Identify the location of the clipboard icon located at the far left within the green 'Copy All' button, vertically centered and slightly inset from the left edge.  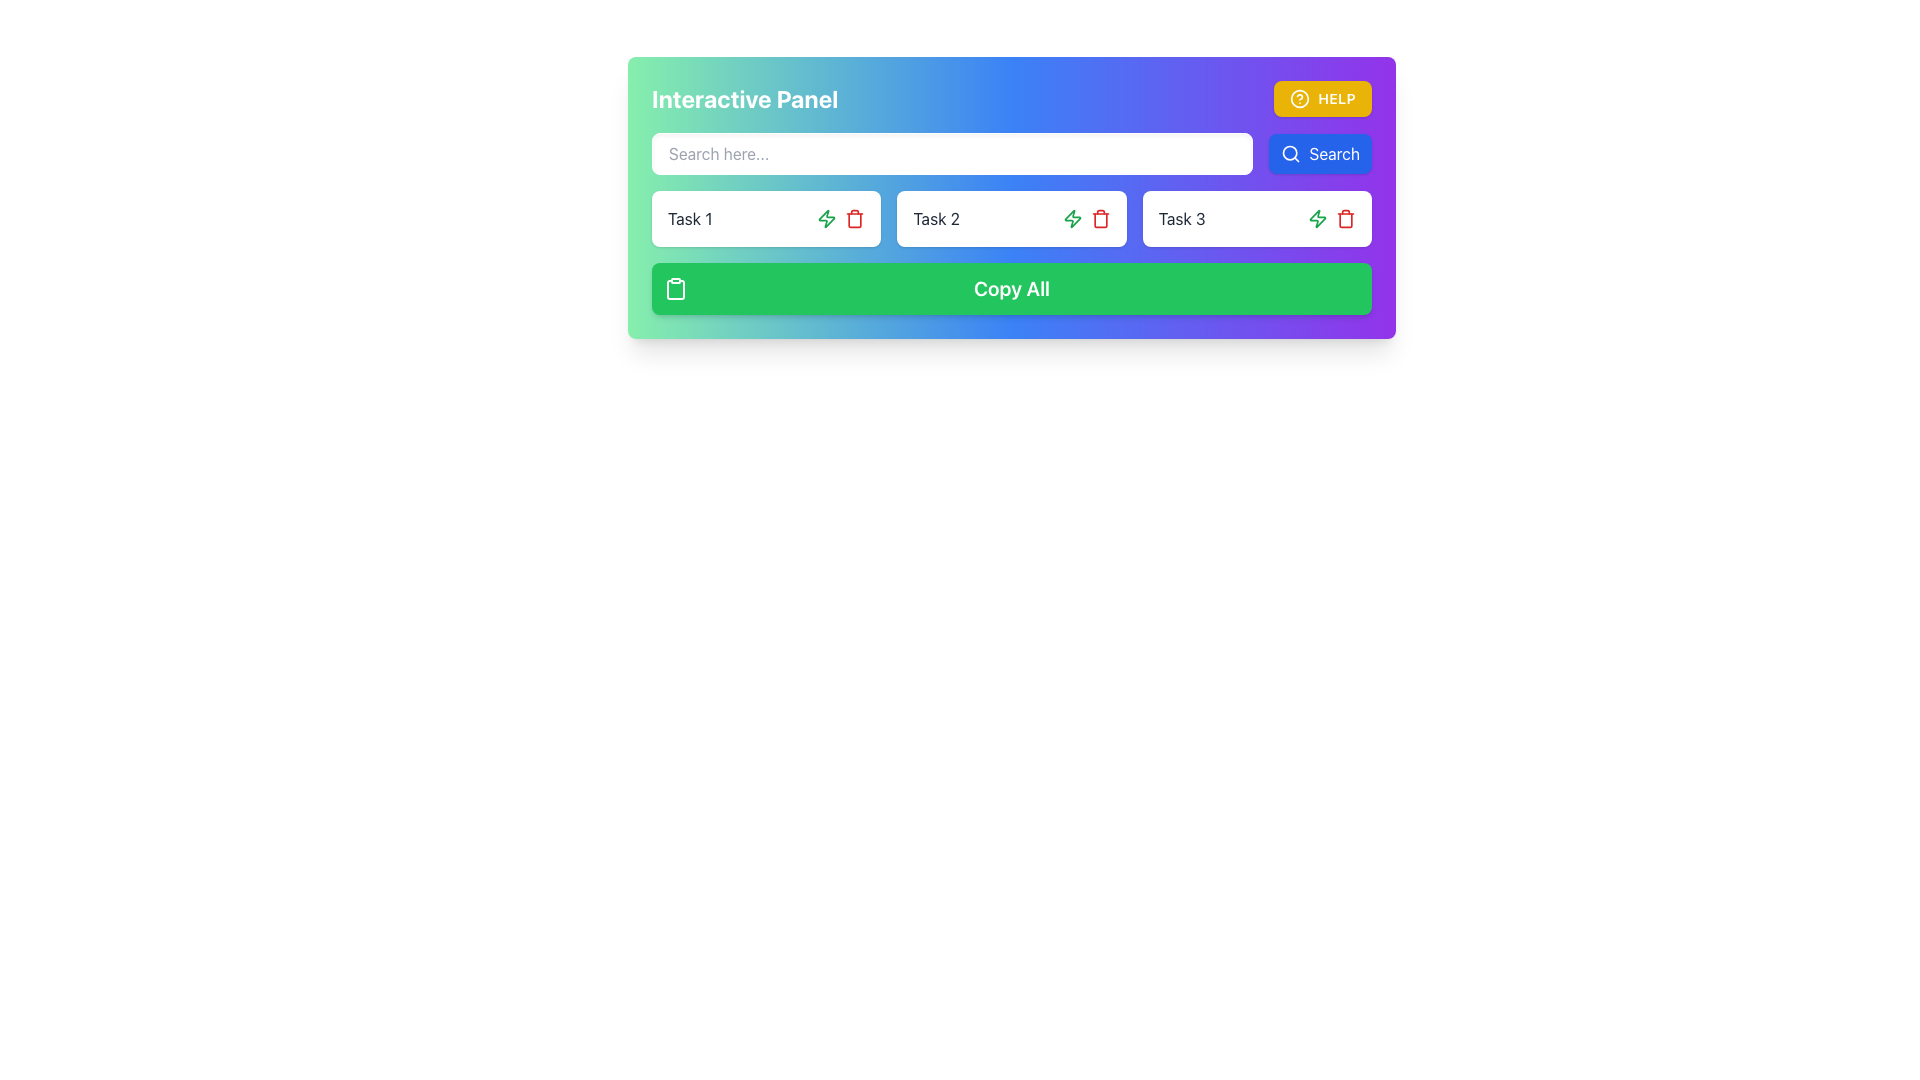
(676, 289).